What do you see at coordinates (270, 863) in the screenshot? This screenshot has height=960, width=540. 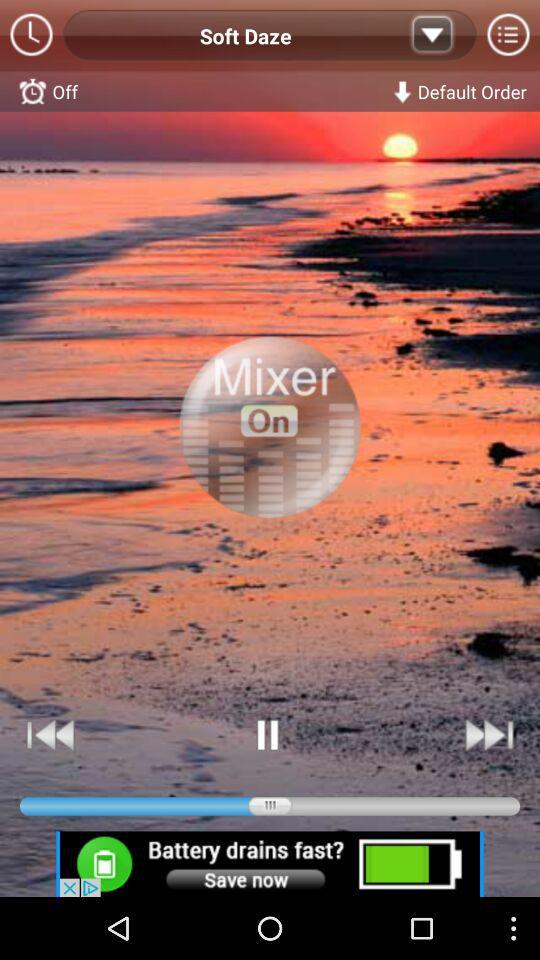 I see `advertisement link` at bounding box center [270, 863].